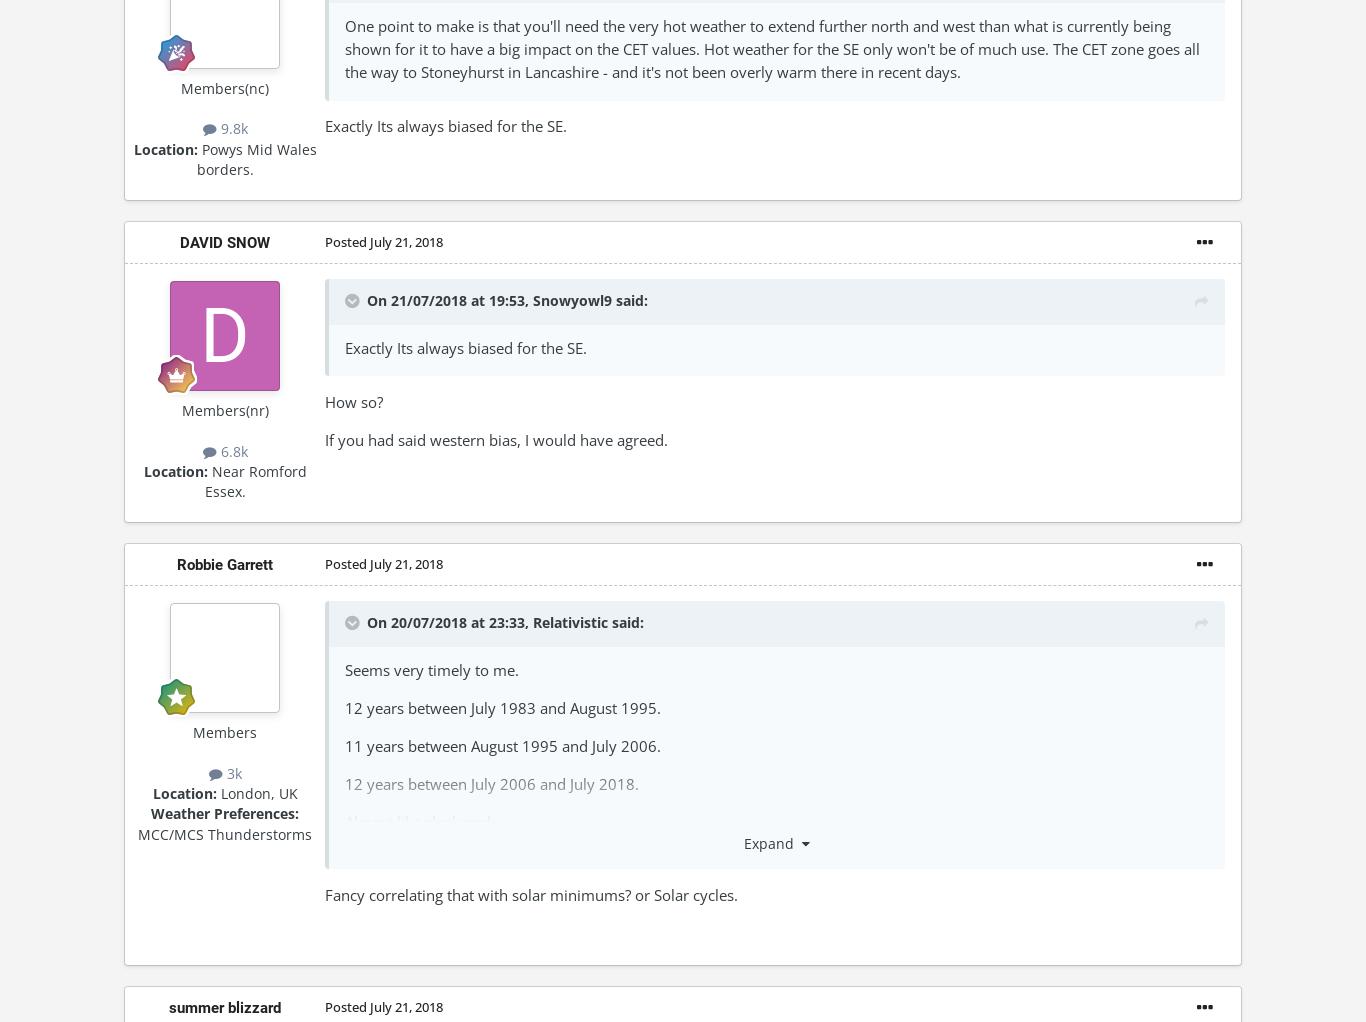 This screenshot has width=1366, height=1022. What do you see at coordinates (255, 481) in the screenshot?
I see `'Near Romford Essex.'` at bounding box center [255, 481].